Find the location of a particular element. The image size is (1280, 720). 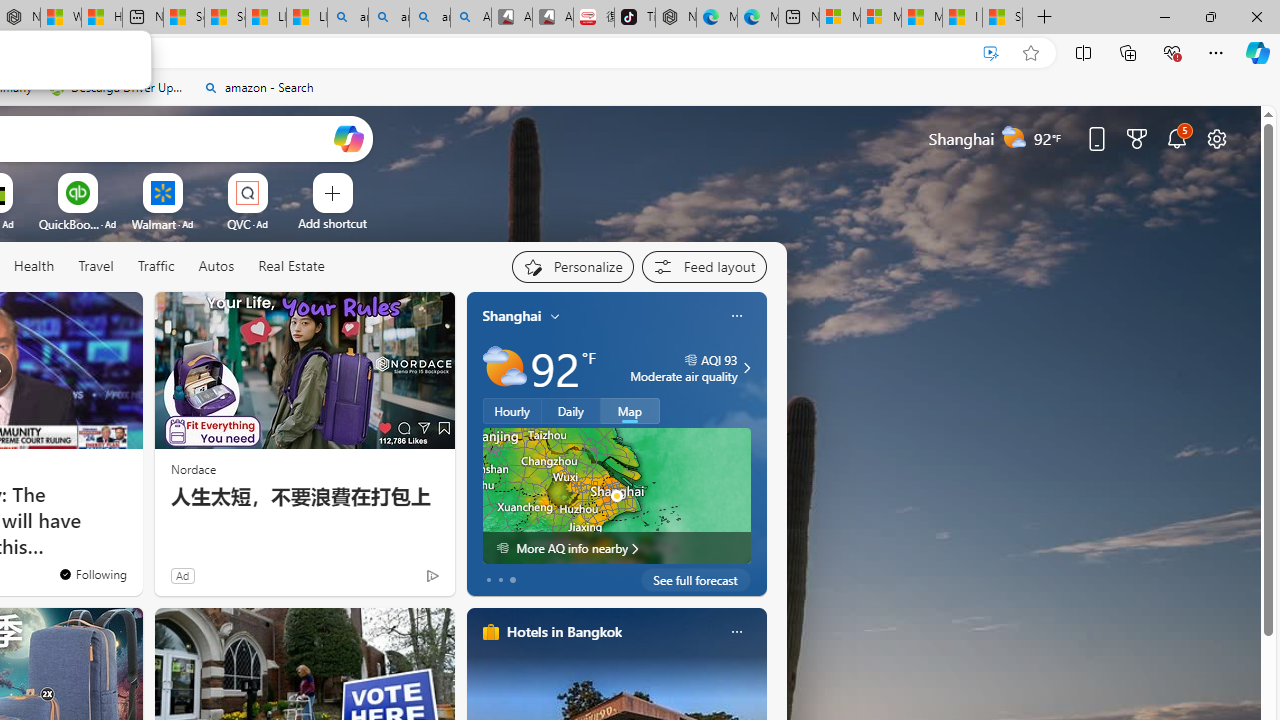

'Autos' is located at coordinates (216, 266).